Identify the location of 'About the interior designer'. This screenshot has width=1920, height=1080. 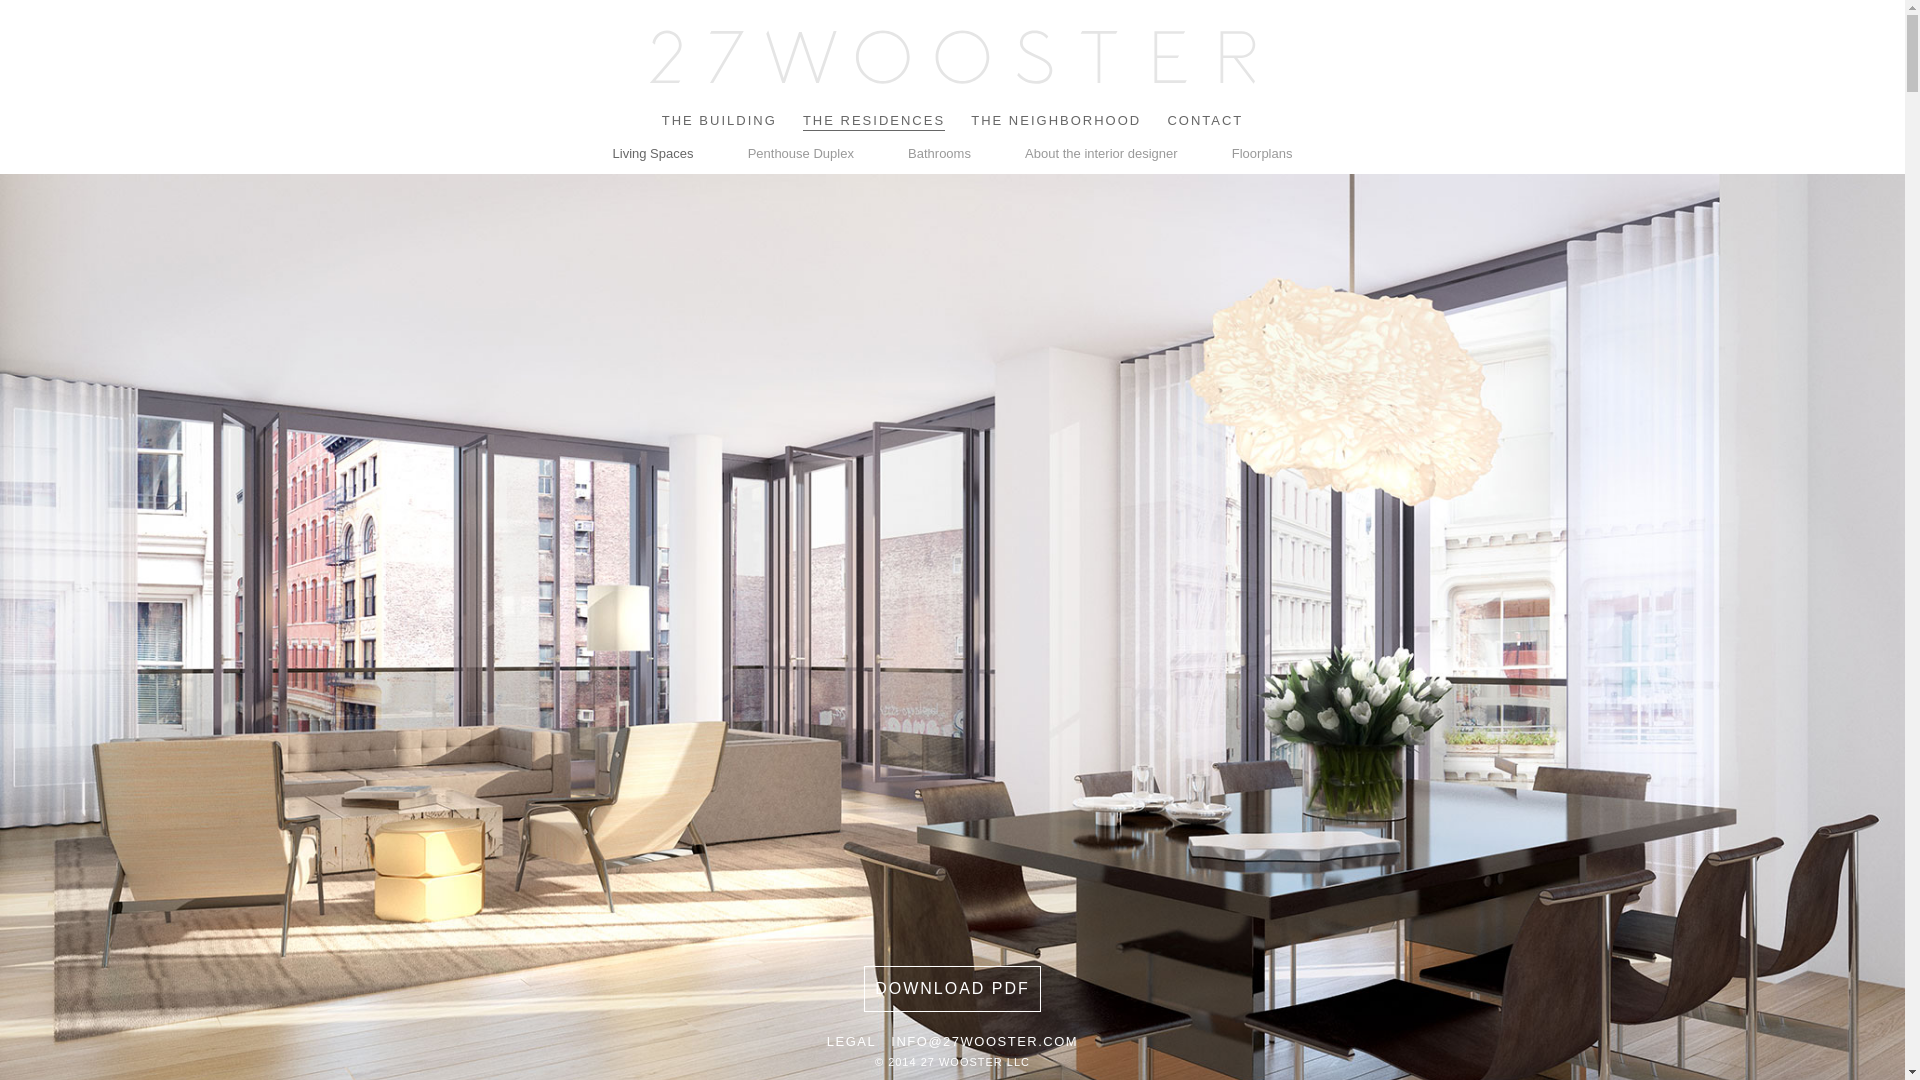
(1099, 152).